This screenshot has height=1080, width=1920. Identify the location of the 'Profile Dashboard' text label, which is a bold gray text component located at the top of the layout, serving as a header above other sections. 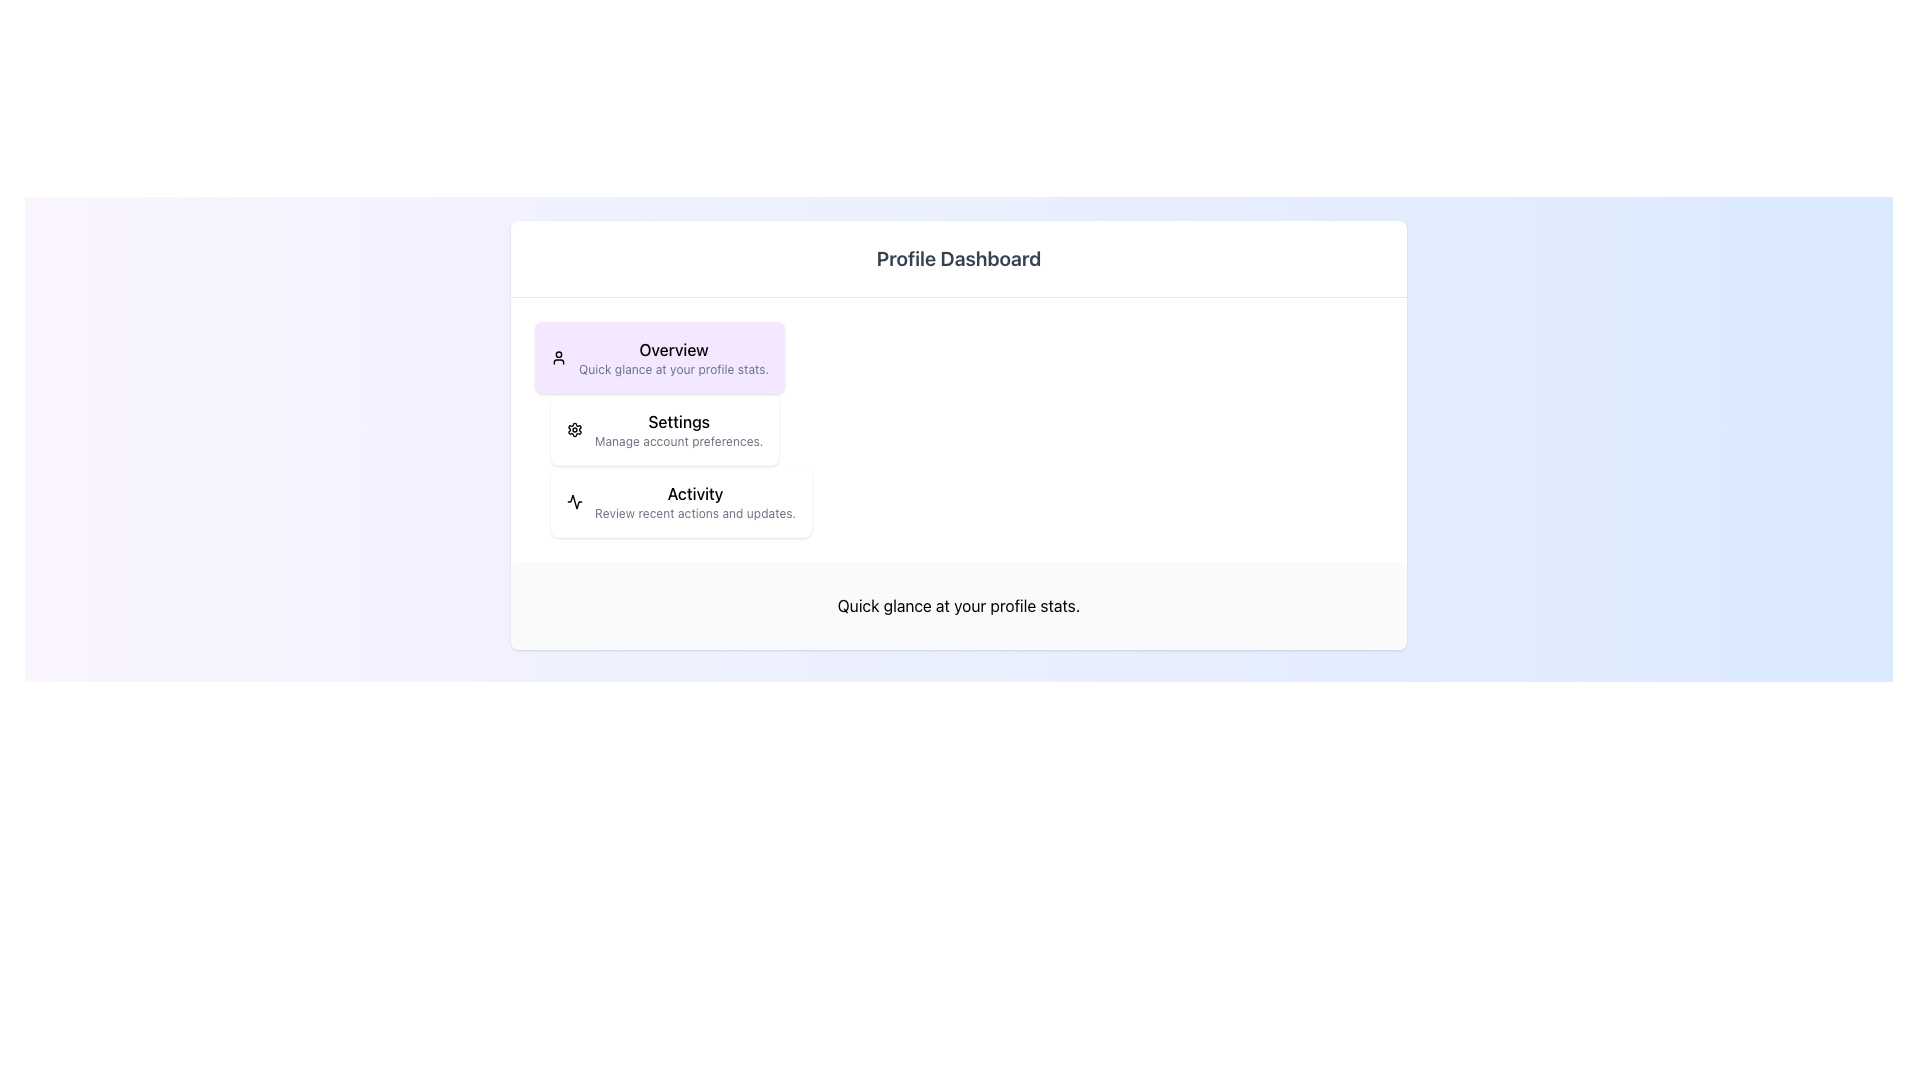
(958, 257).